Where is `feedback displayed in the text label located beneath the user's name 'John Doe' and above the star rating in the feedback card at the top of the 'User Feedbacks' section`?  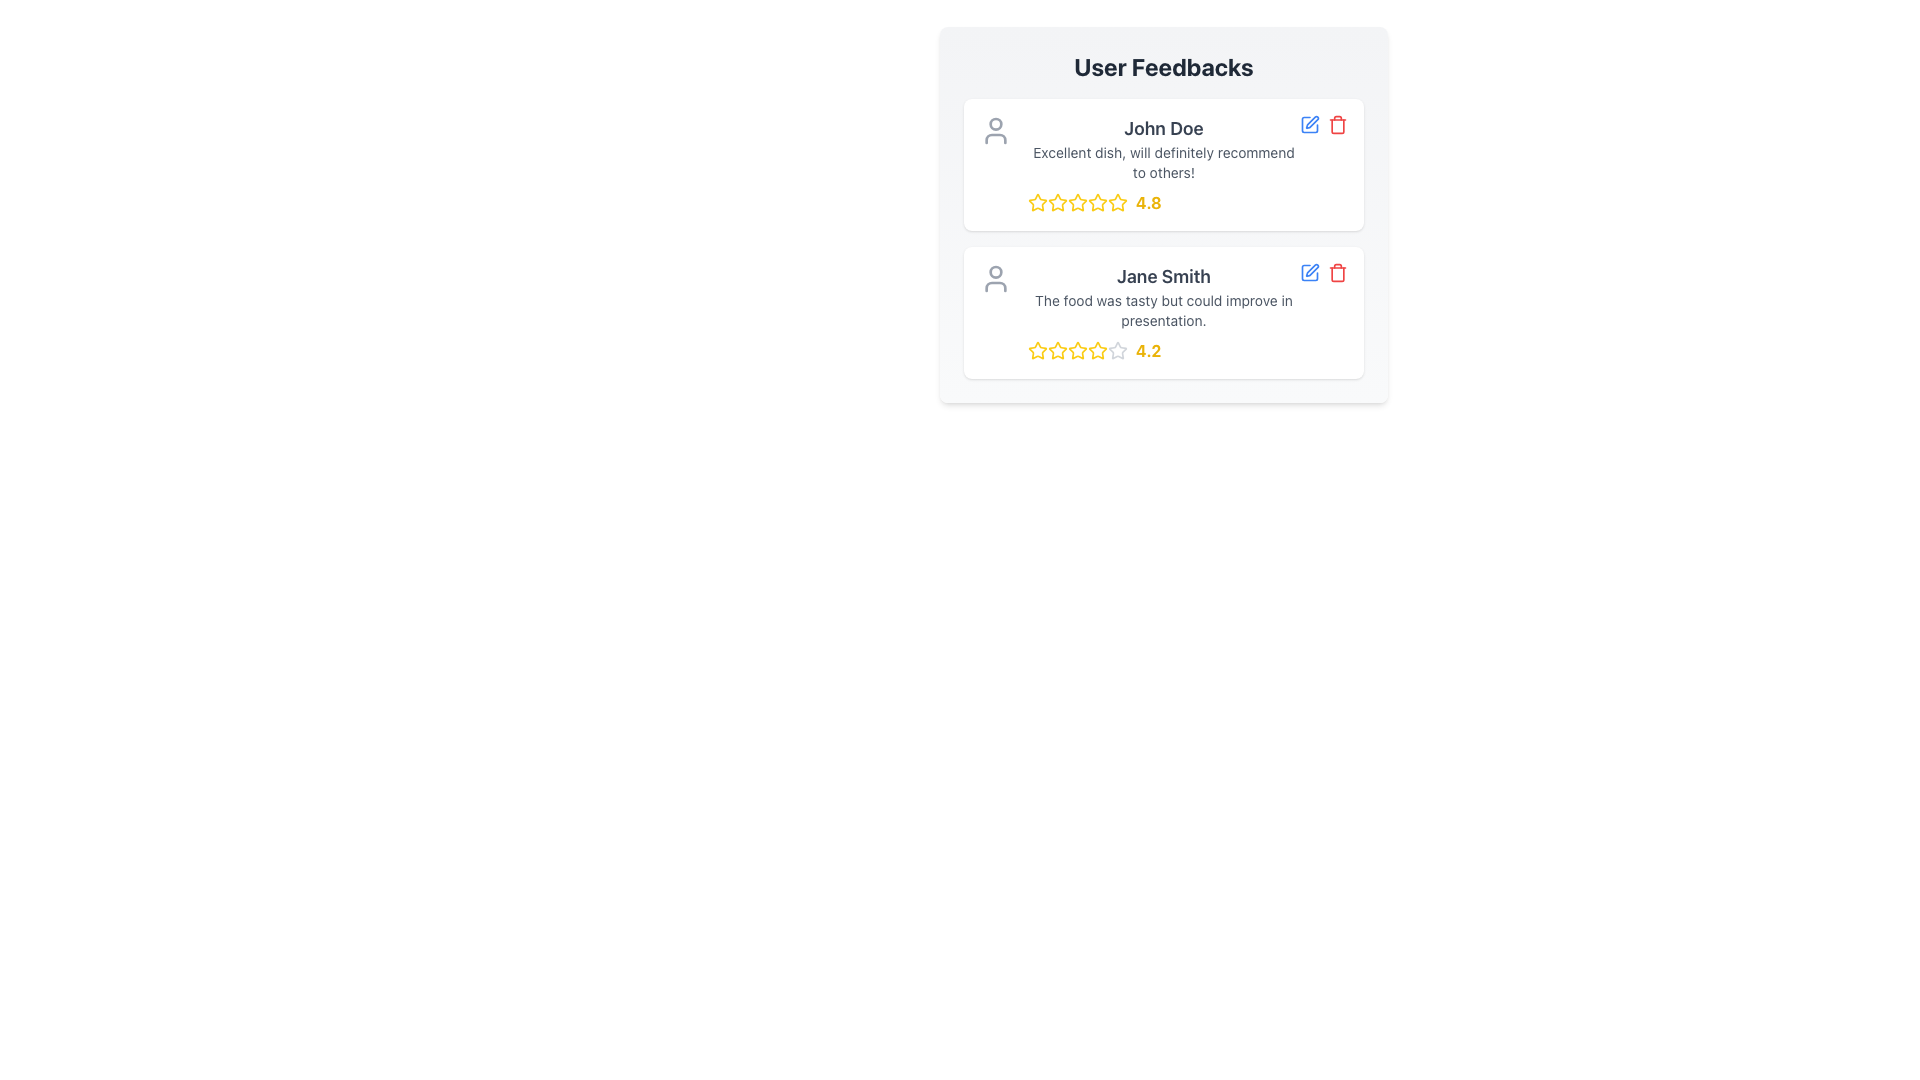 feedback displayed in the text label located beneath the user's name 'John Doe' and above the star rating in the feedback card at the top of the 'User Feedbacks' section is located at coordinates (1163, 161).